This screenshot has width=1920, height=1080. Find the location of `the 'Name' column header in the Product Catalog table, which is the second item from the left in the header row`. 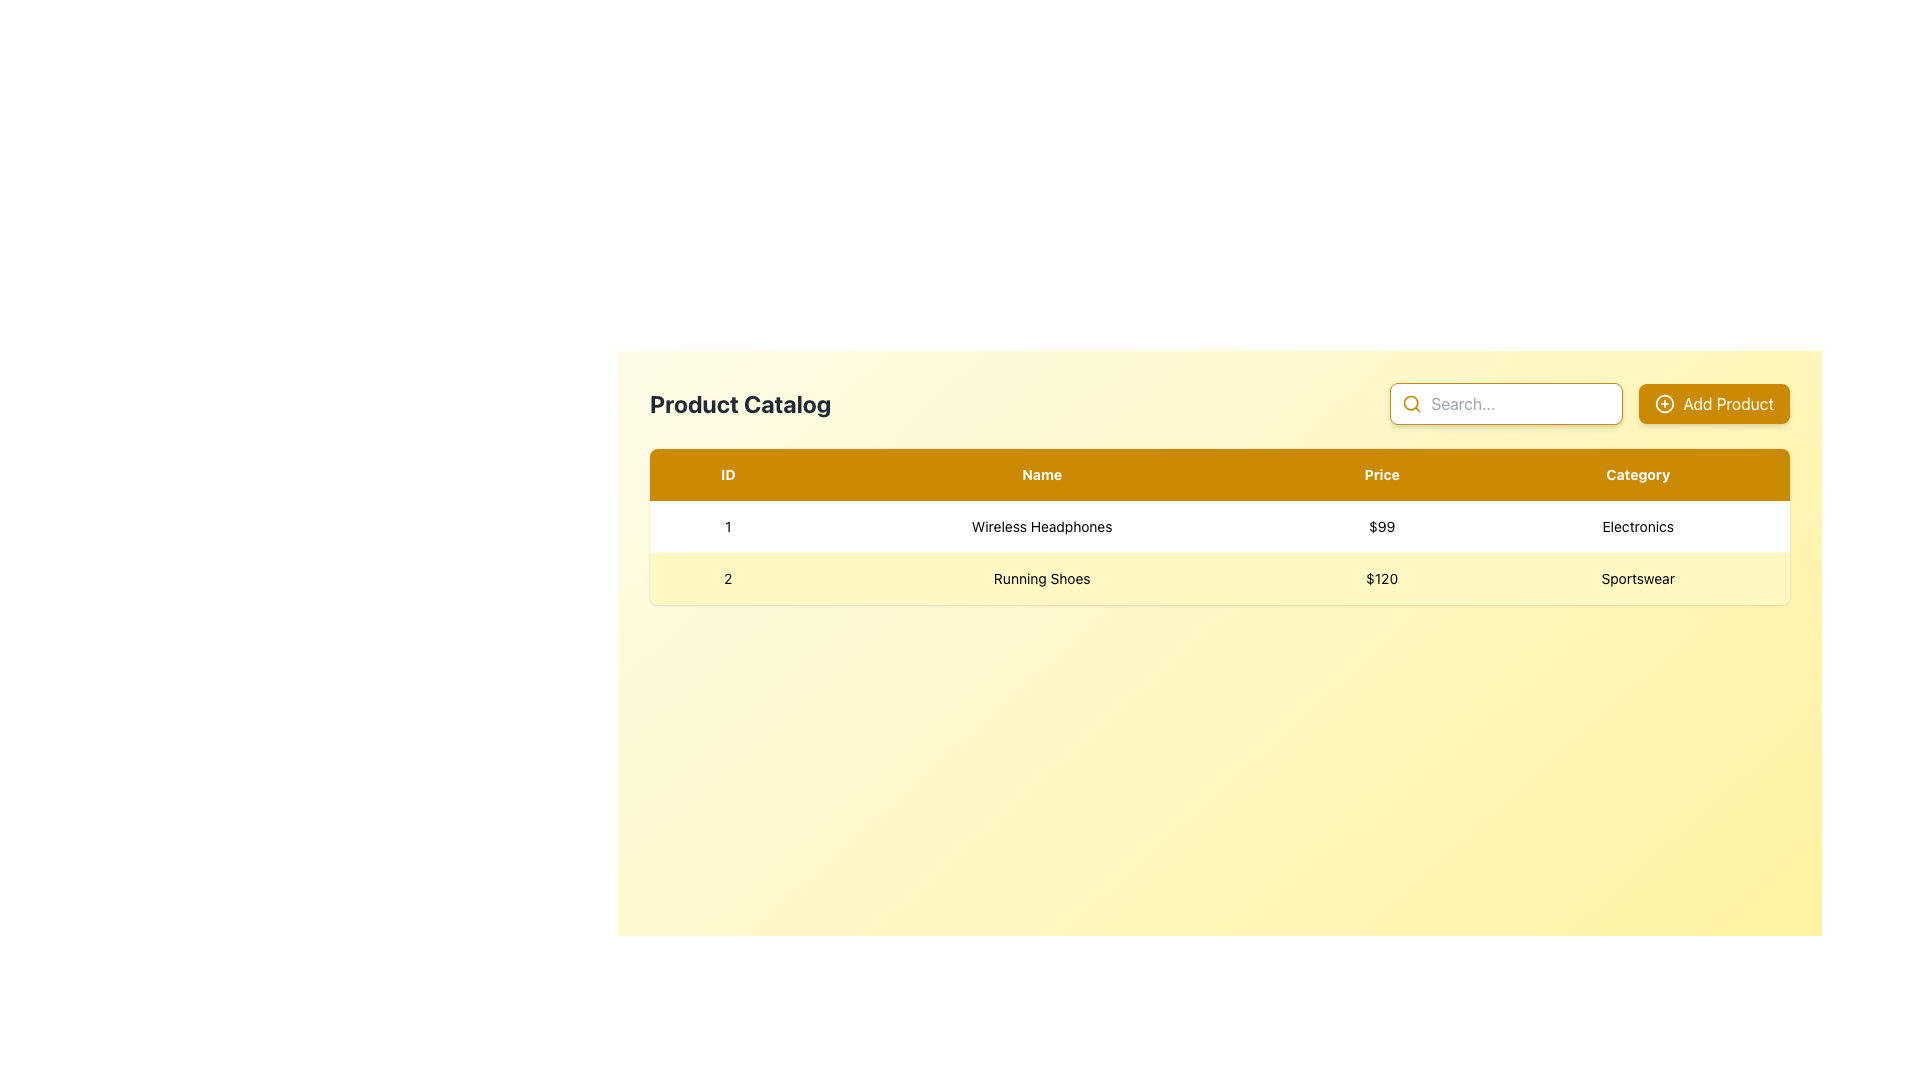

the 'Name' column header in the Product Catalog table, which is the second item from the left in the header row is located at coordinates (1041, 474).